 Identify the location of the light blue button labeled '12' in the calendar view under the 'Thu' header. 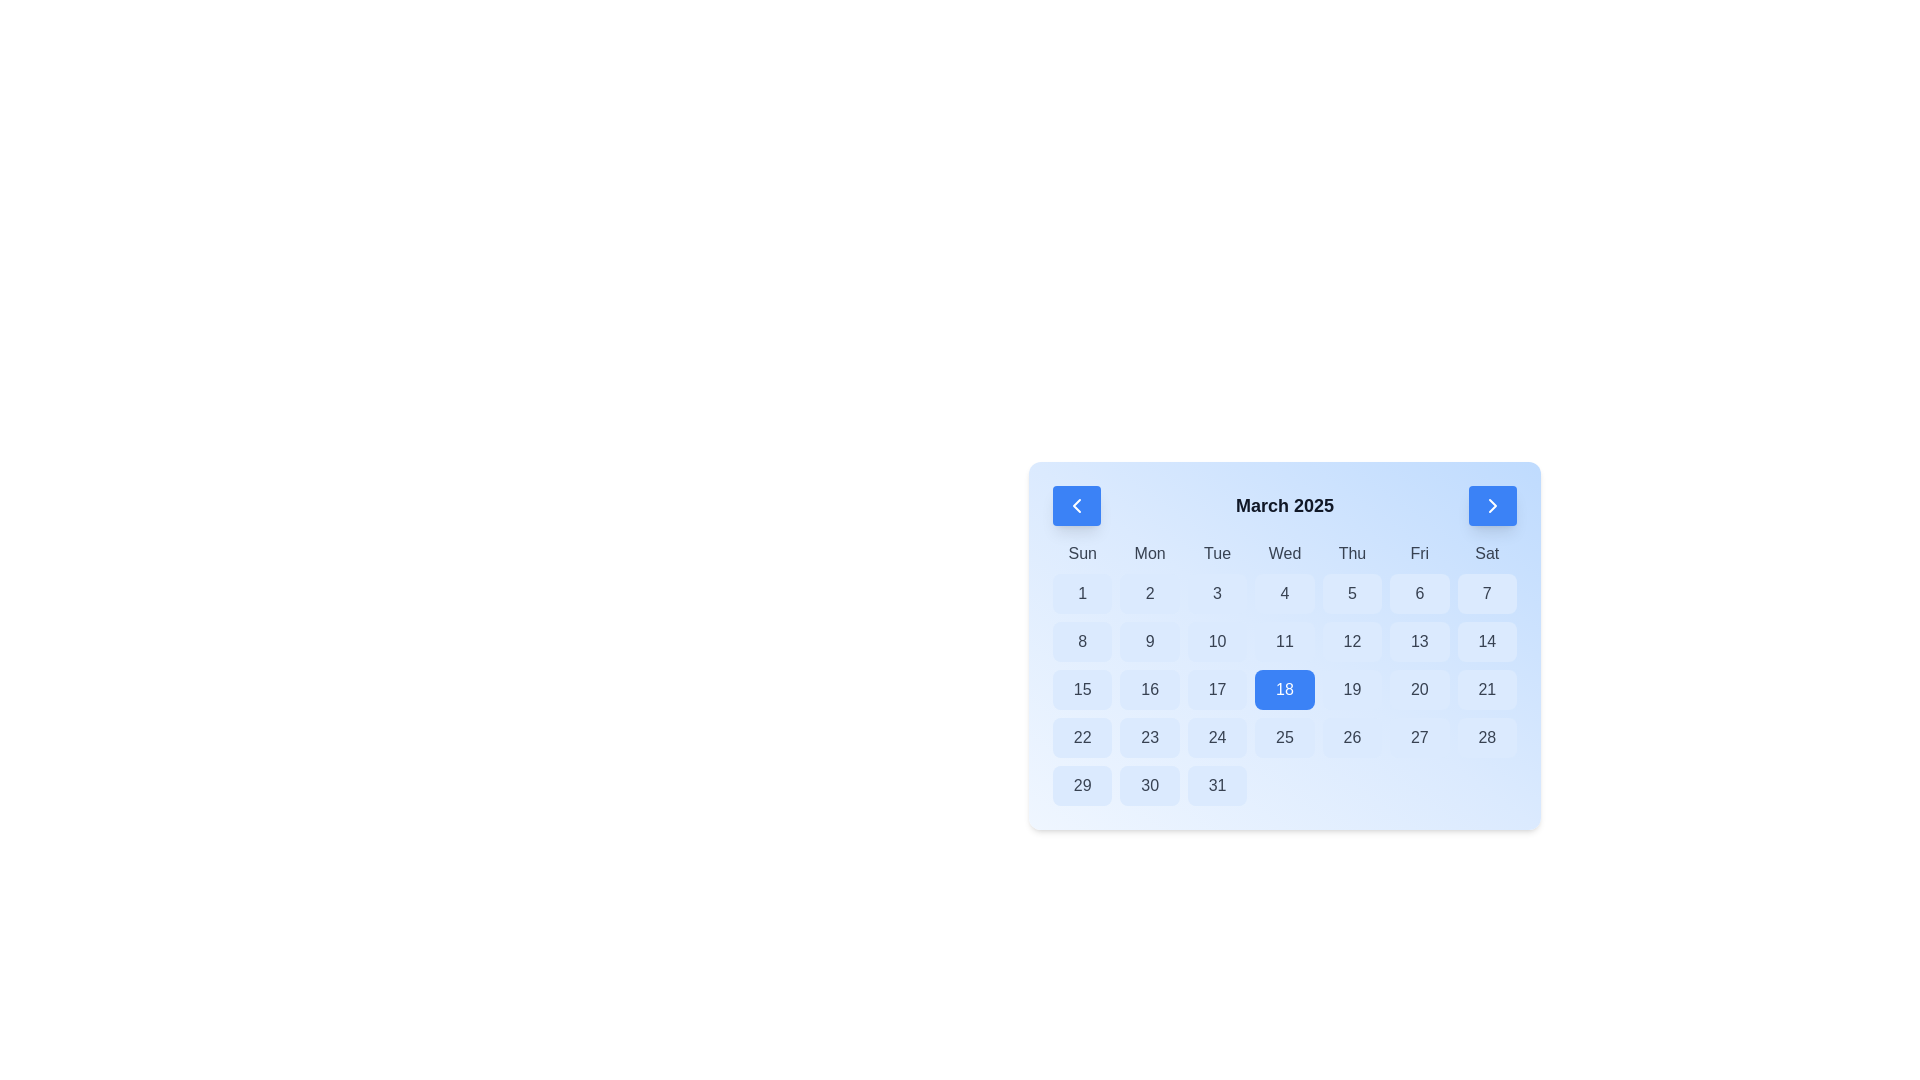
(1352, 641).